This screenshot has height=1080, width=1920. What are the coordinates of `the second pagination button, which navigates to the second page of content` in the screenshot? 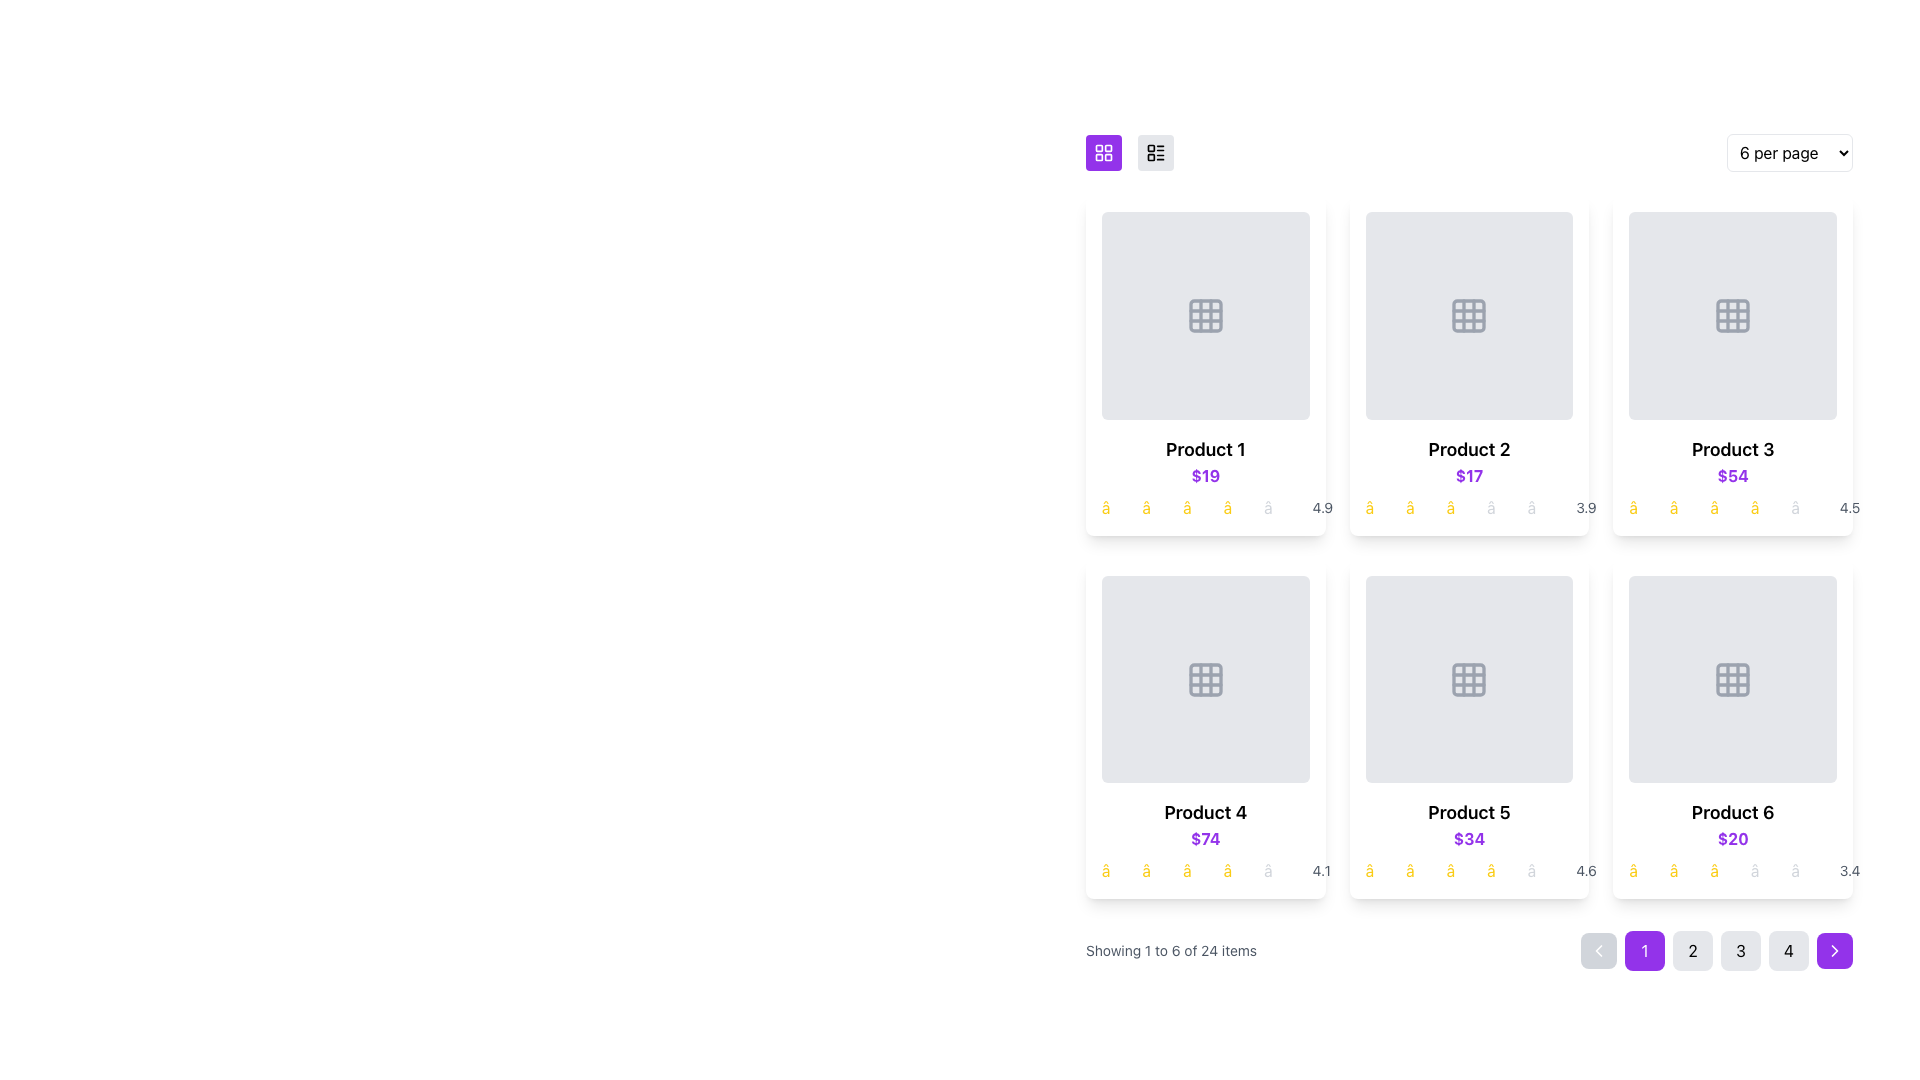 It's located at (1692, 950).